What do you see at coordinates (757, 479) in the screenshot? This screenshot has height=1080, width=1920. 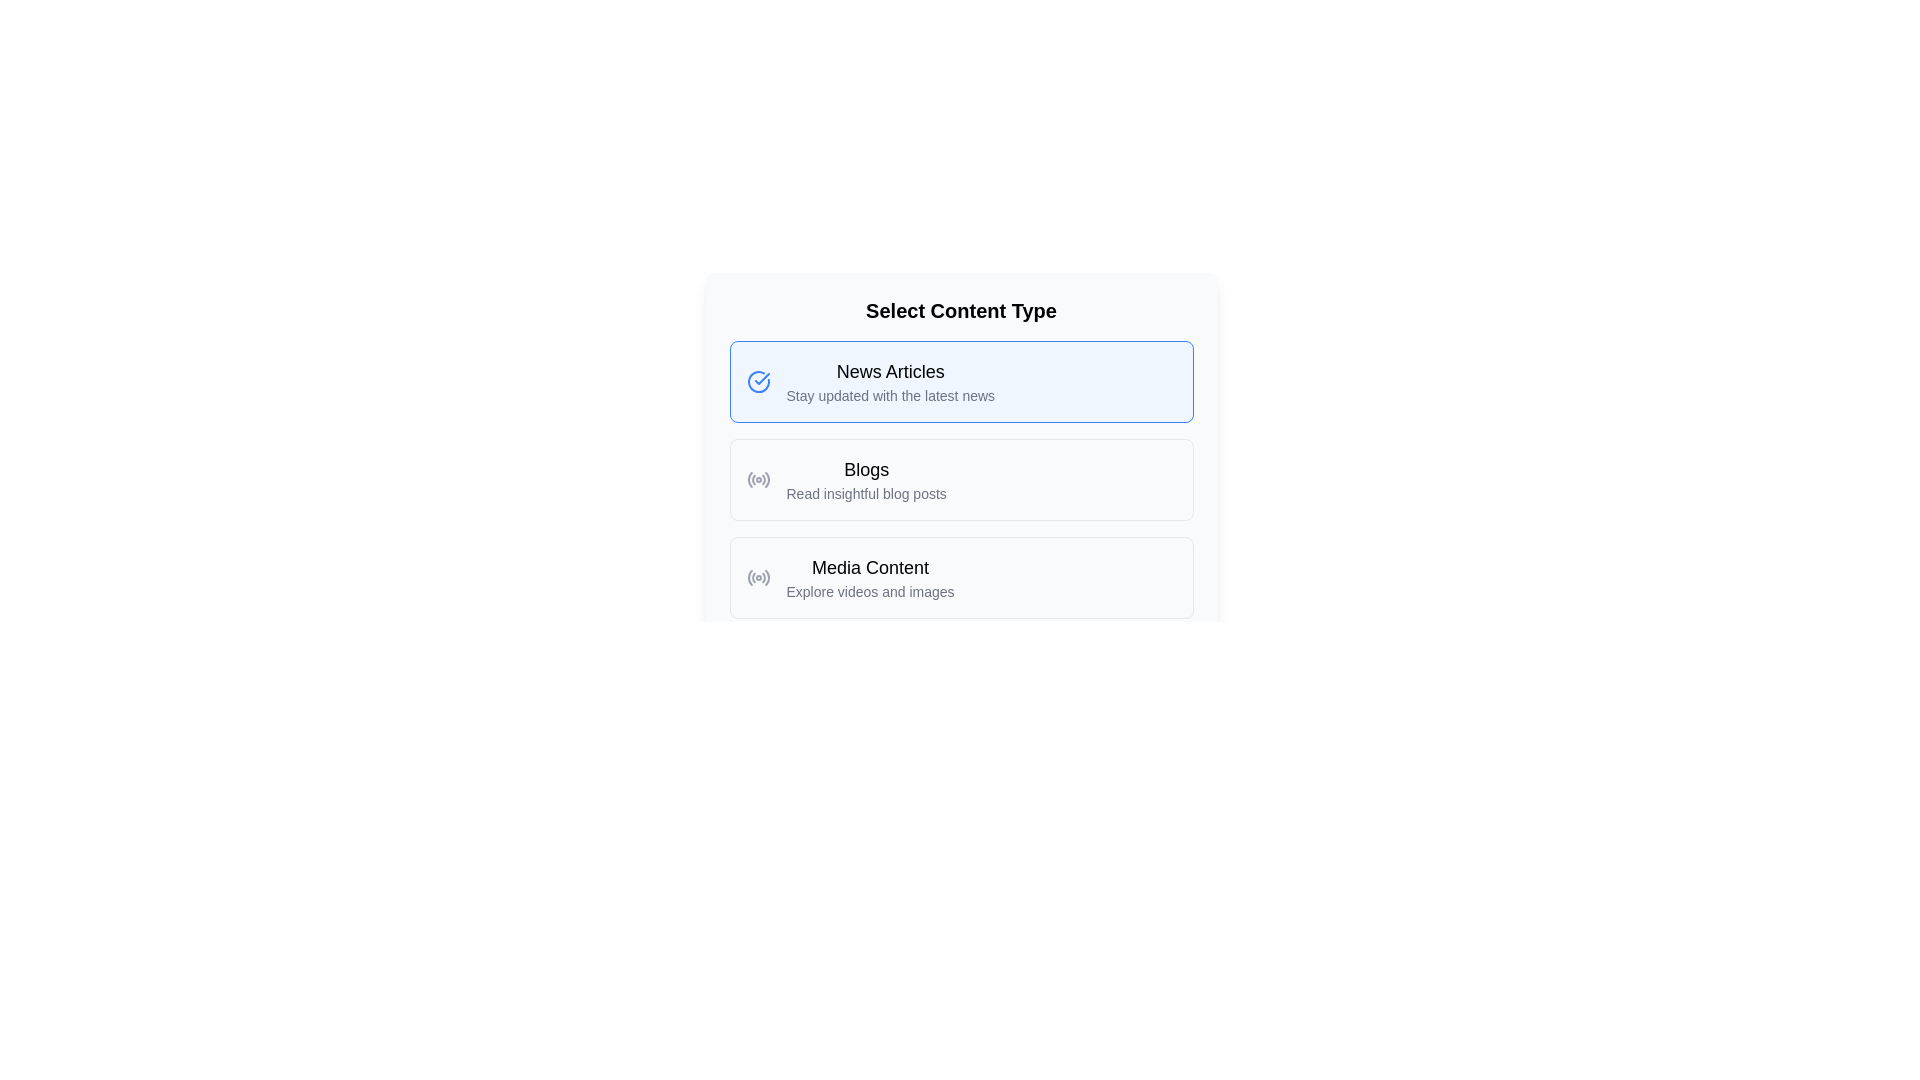 I see `the 'Blogs' icon located in the Blogs section, which is aligned to the left near the text 'Read insightful blog posts'` at bounding box center [757, 479].